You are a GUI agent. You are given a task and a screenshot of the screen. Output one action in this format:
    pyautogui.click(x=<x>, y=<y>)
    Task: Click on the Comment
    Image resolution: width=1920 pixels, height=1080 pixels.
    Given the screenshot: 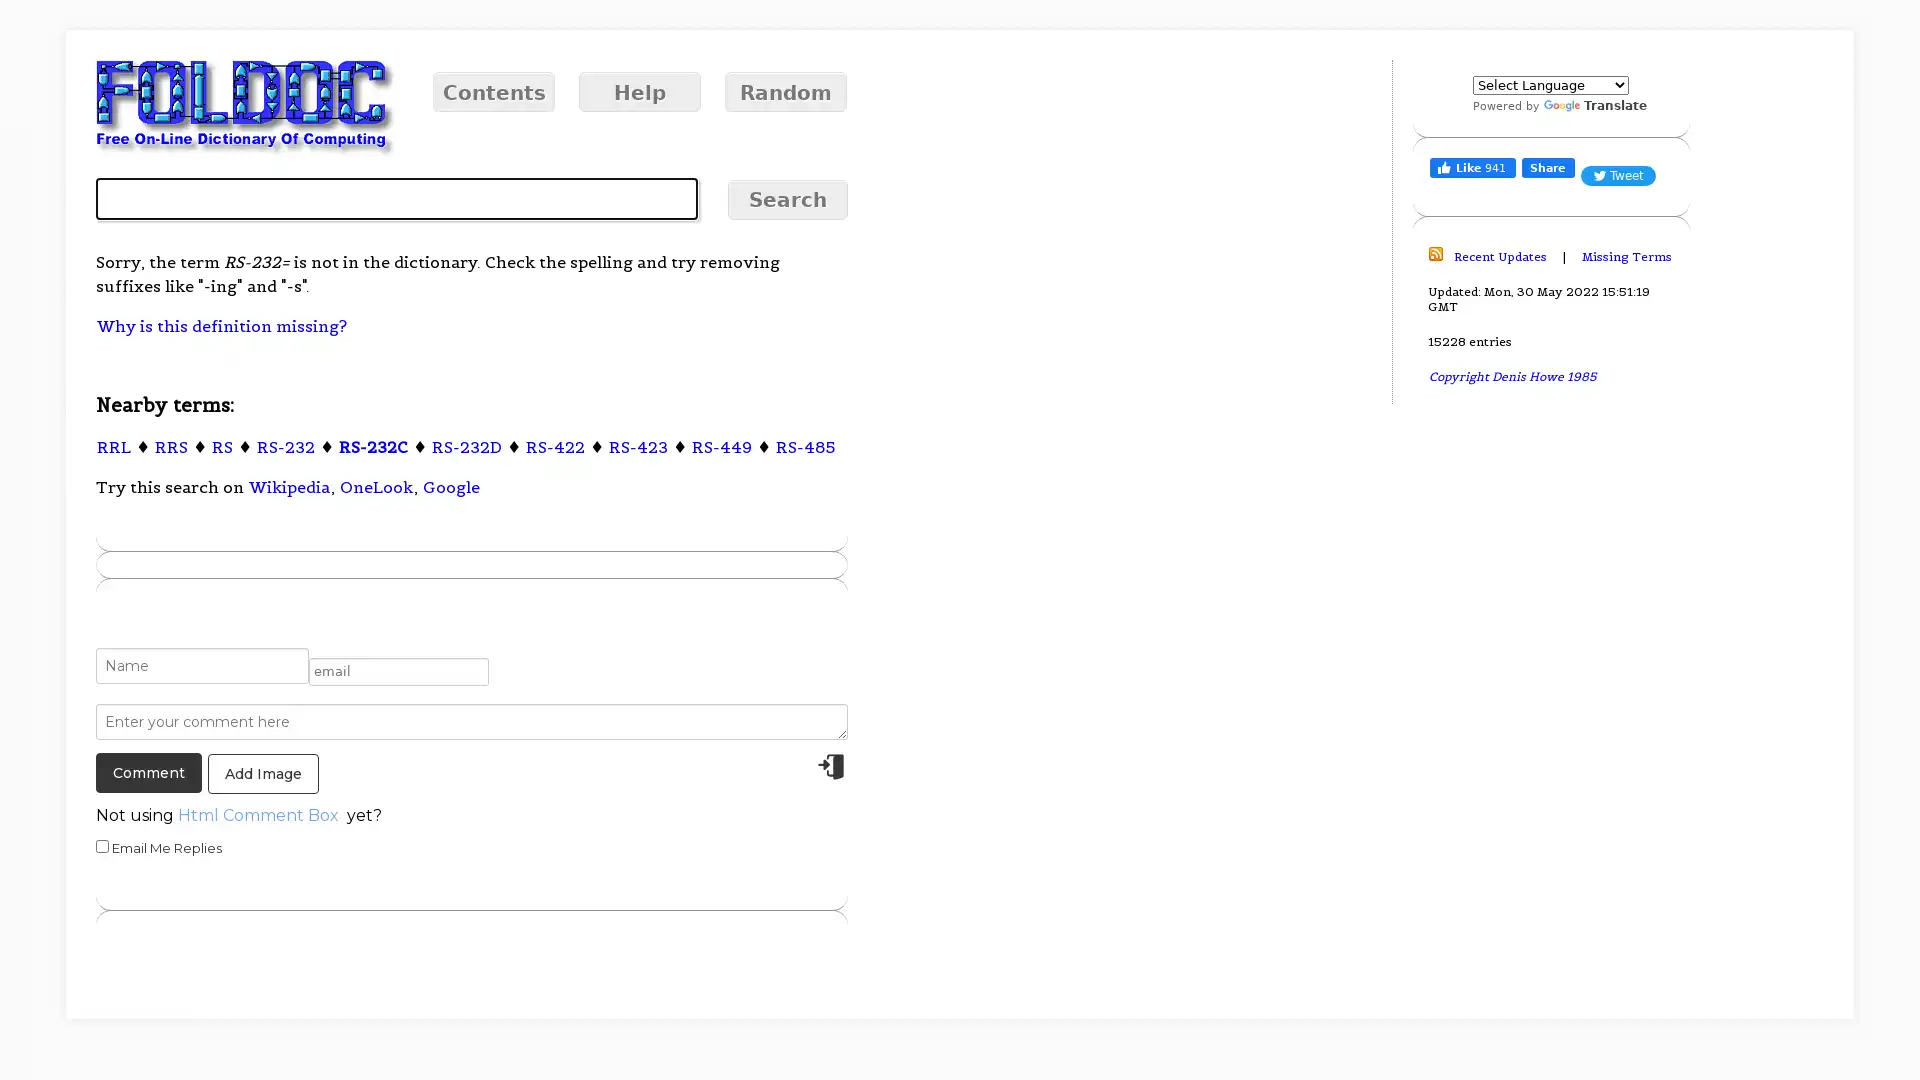 What is the action you would take?
    pyautogui.click(x=147, y=771)
    